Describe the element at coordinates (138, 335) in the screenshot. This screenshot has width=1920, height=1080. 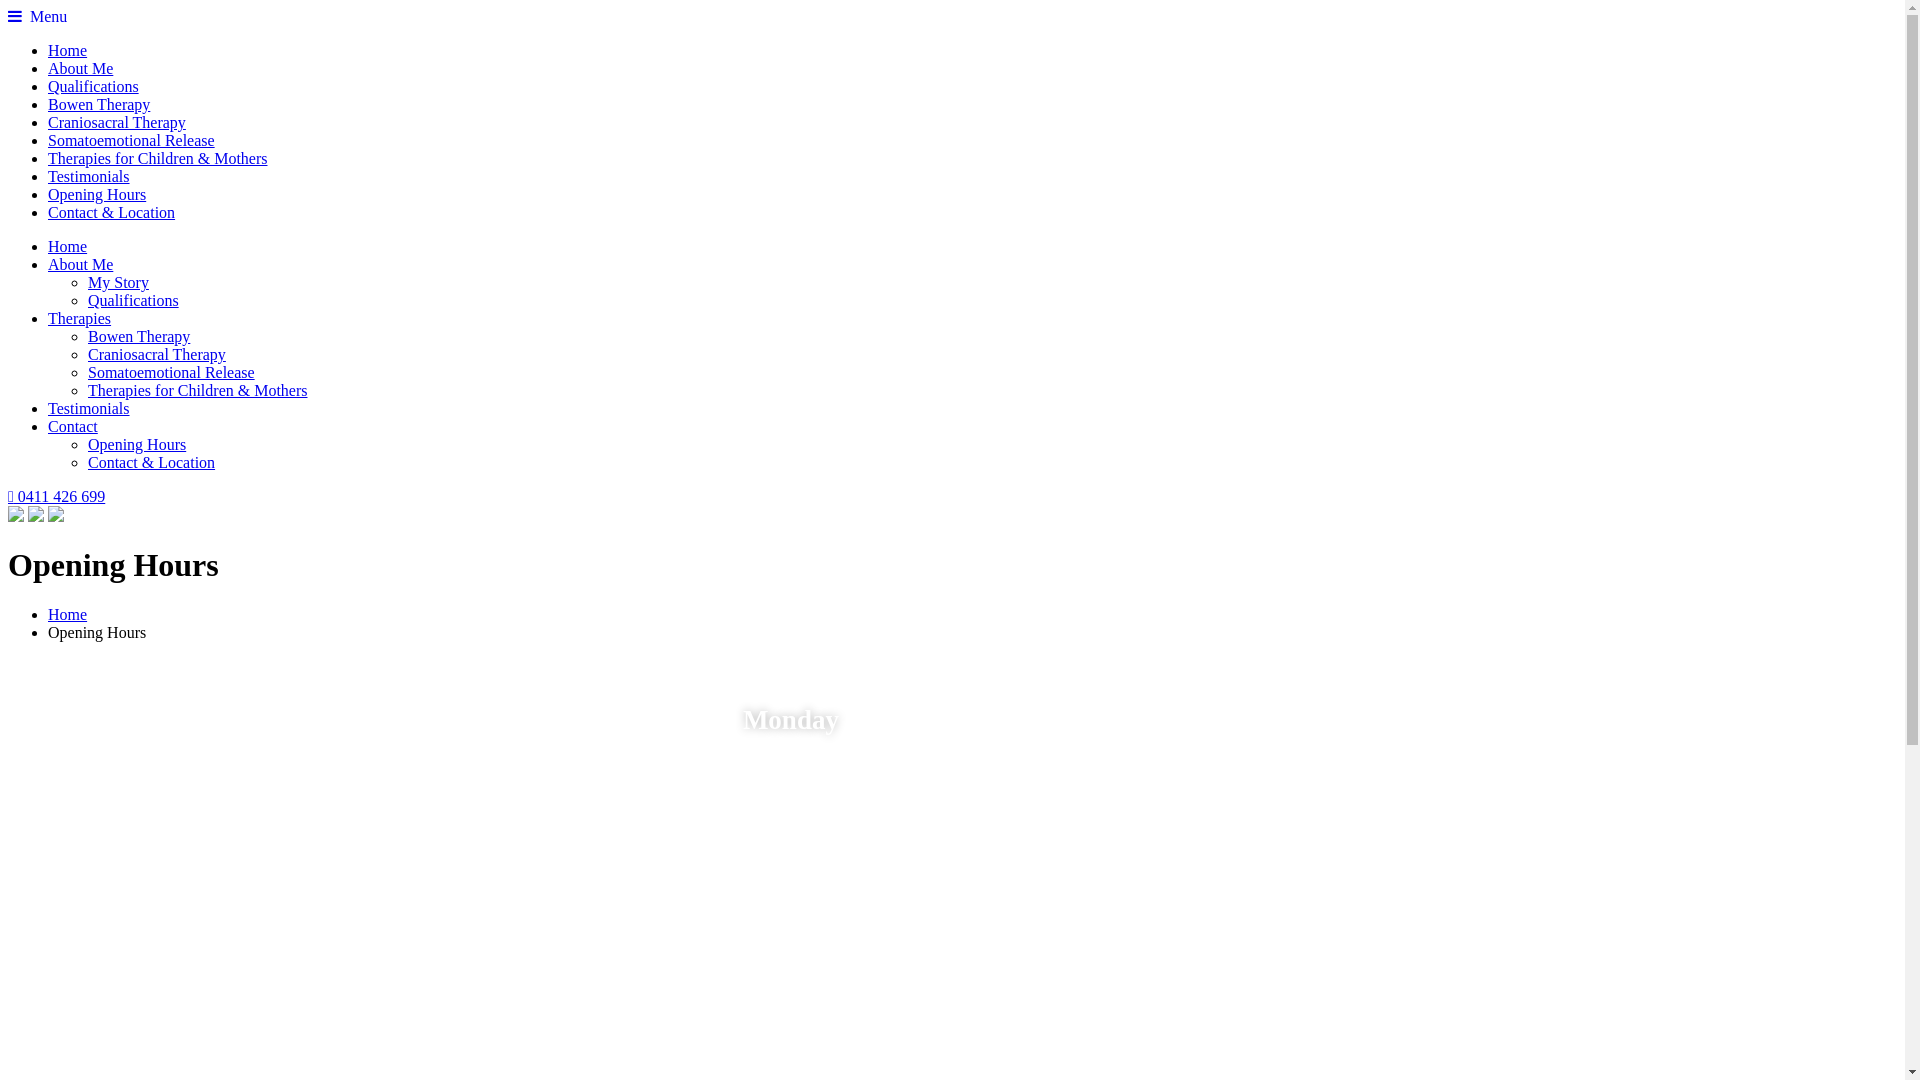
I see `'Bowen Therapy'` at that location.